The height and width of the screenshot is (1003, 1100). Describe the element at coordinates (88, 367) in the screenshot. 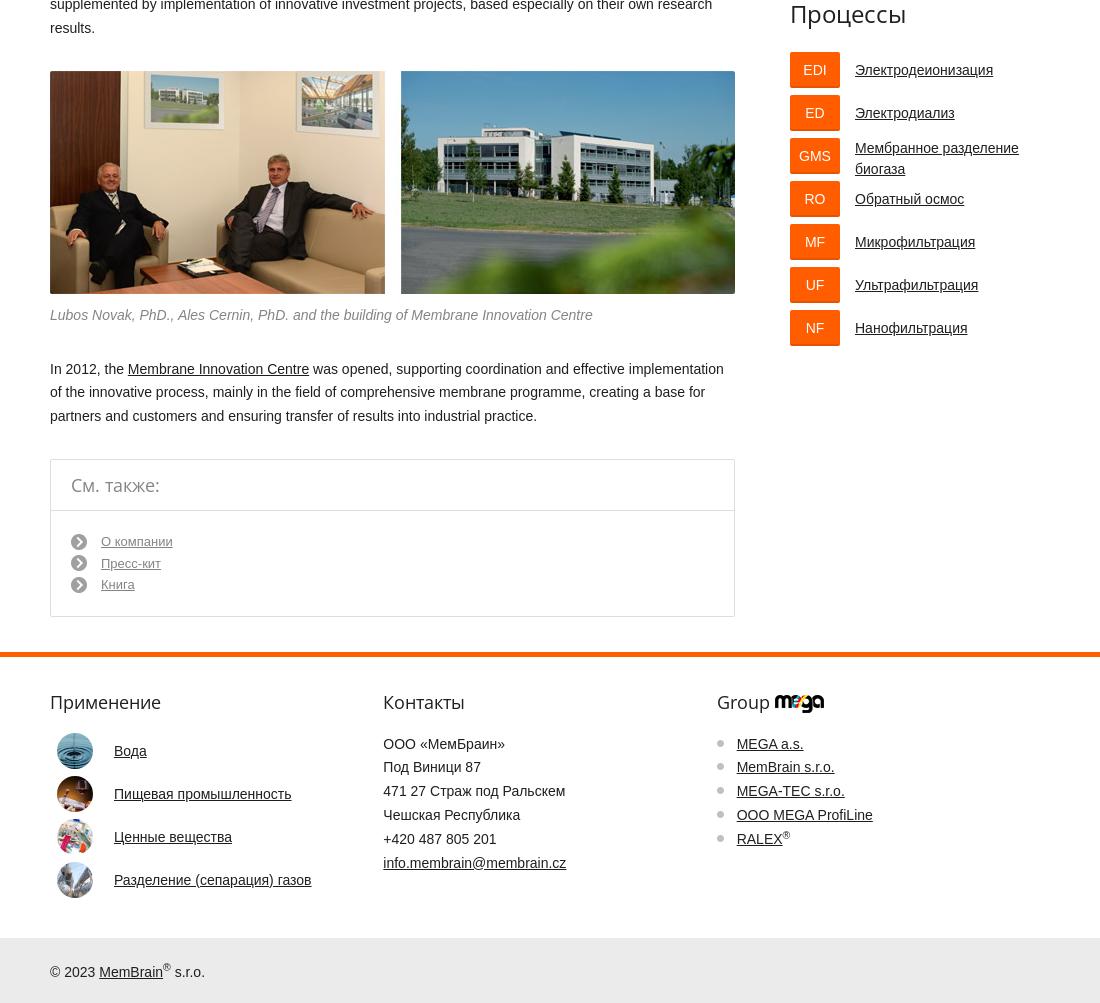

I see `'In 2012, the'` at that location.